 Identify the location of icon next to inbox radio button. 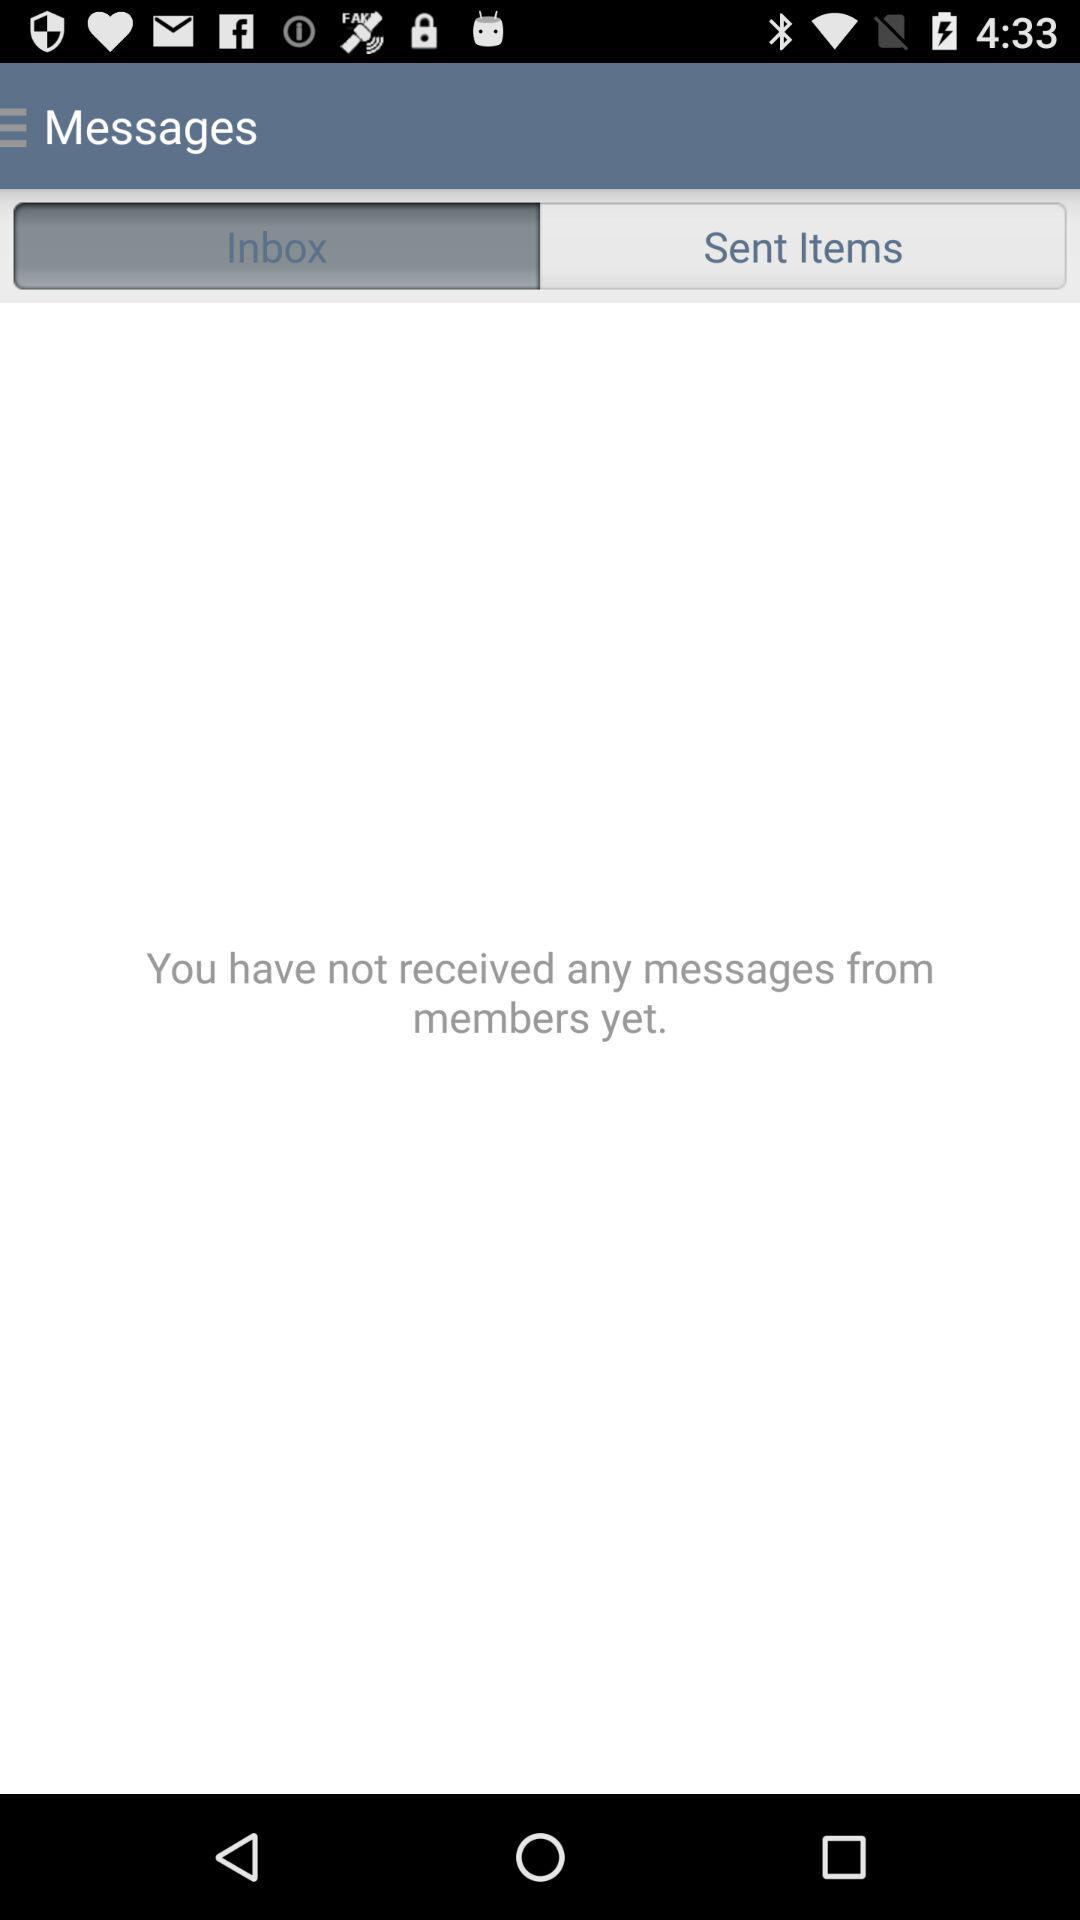
(802, 244).